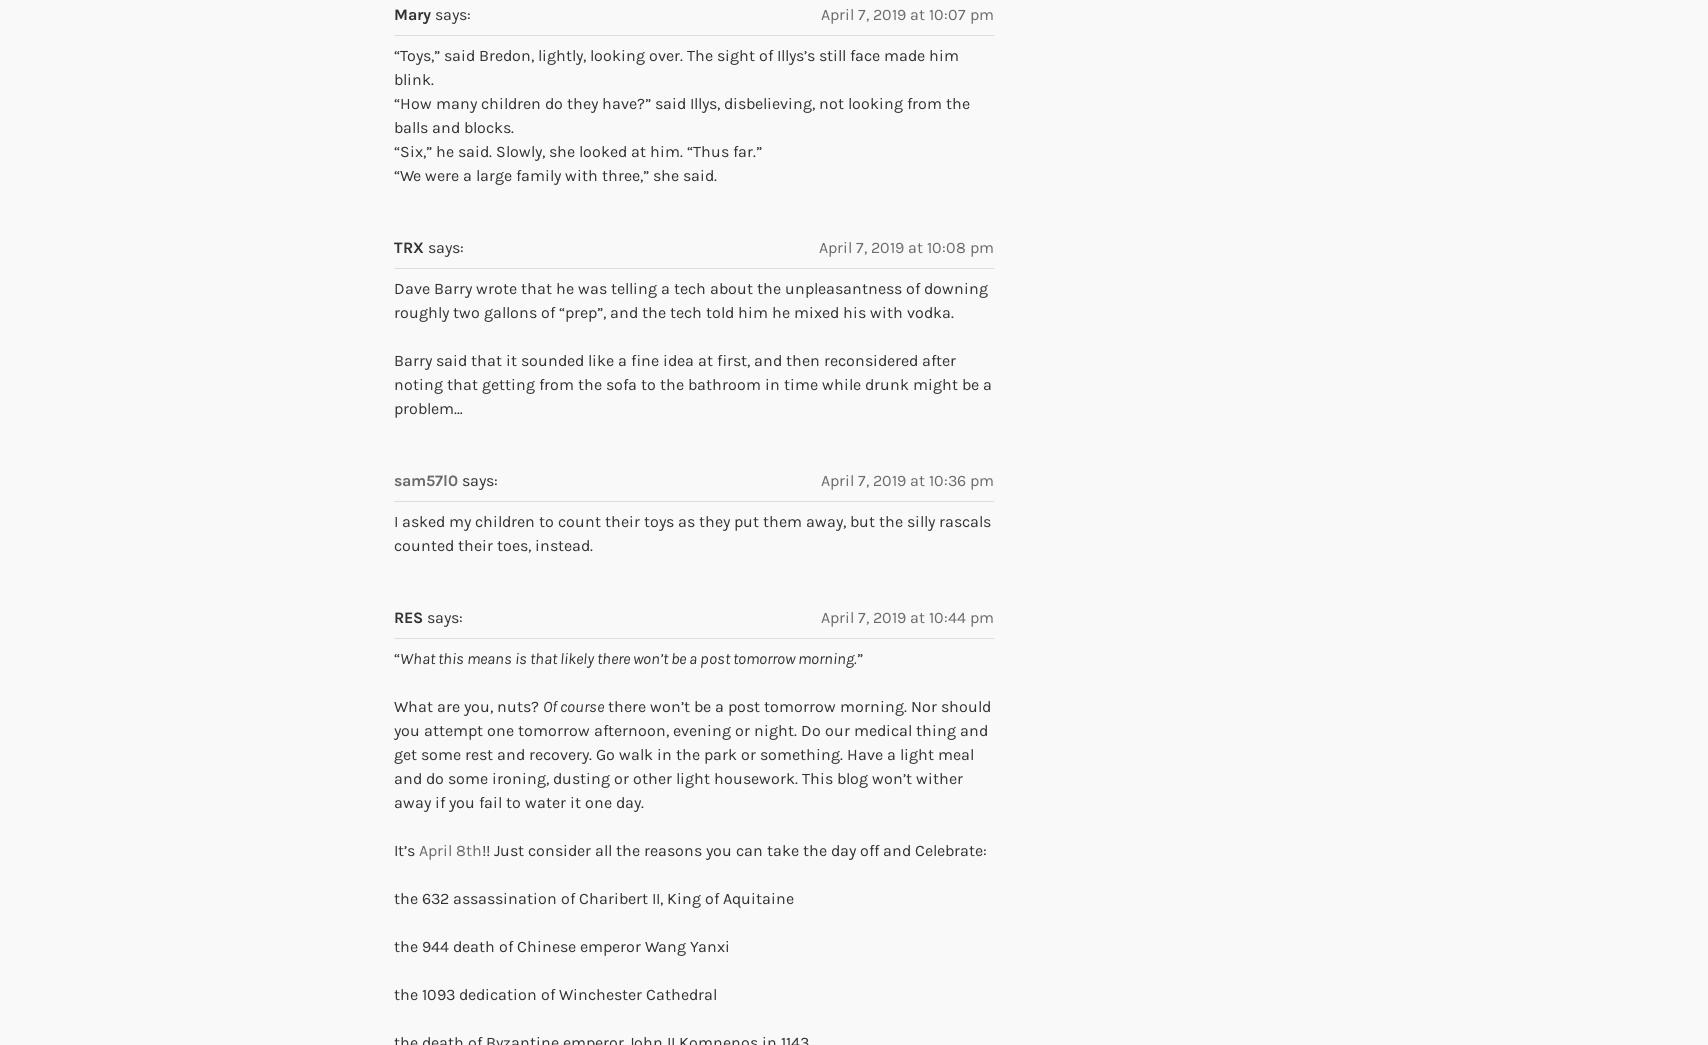 The image size is (1708, 1045). I want to click on 'I asked my children to count their toys as they put them away, but the silly rascals counted their toes, instead.', so click(394, 533).